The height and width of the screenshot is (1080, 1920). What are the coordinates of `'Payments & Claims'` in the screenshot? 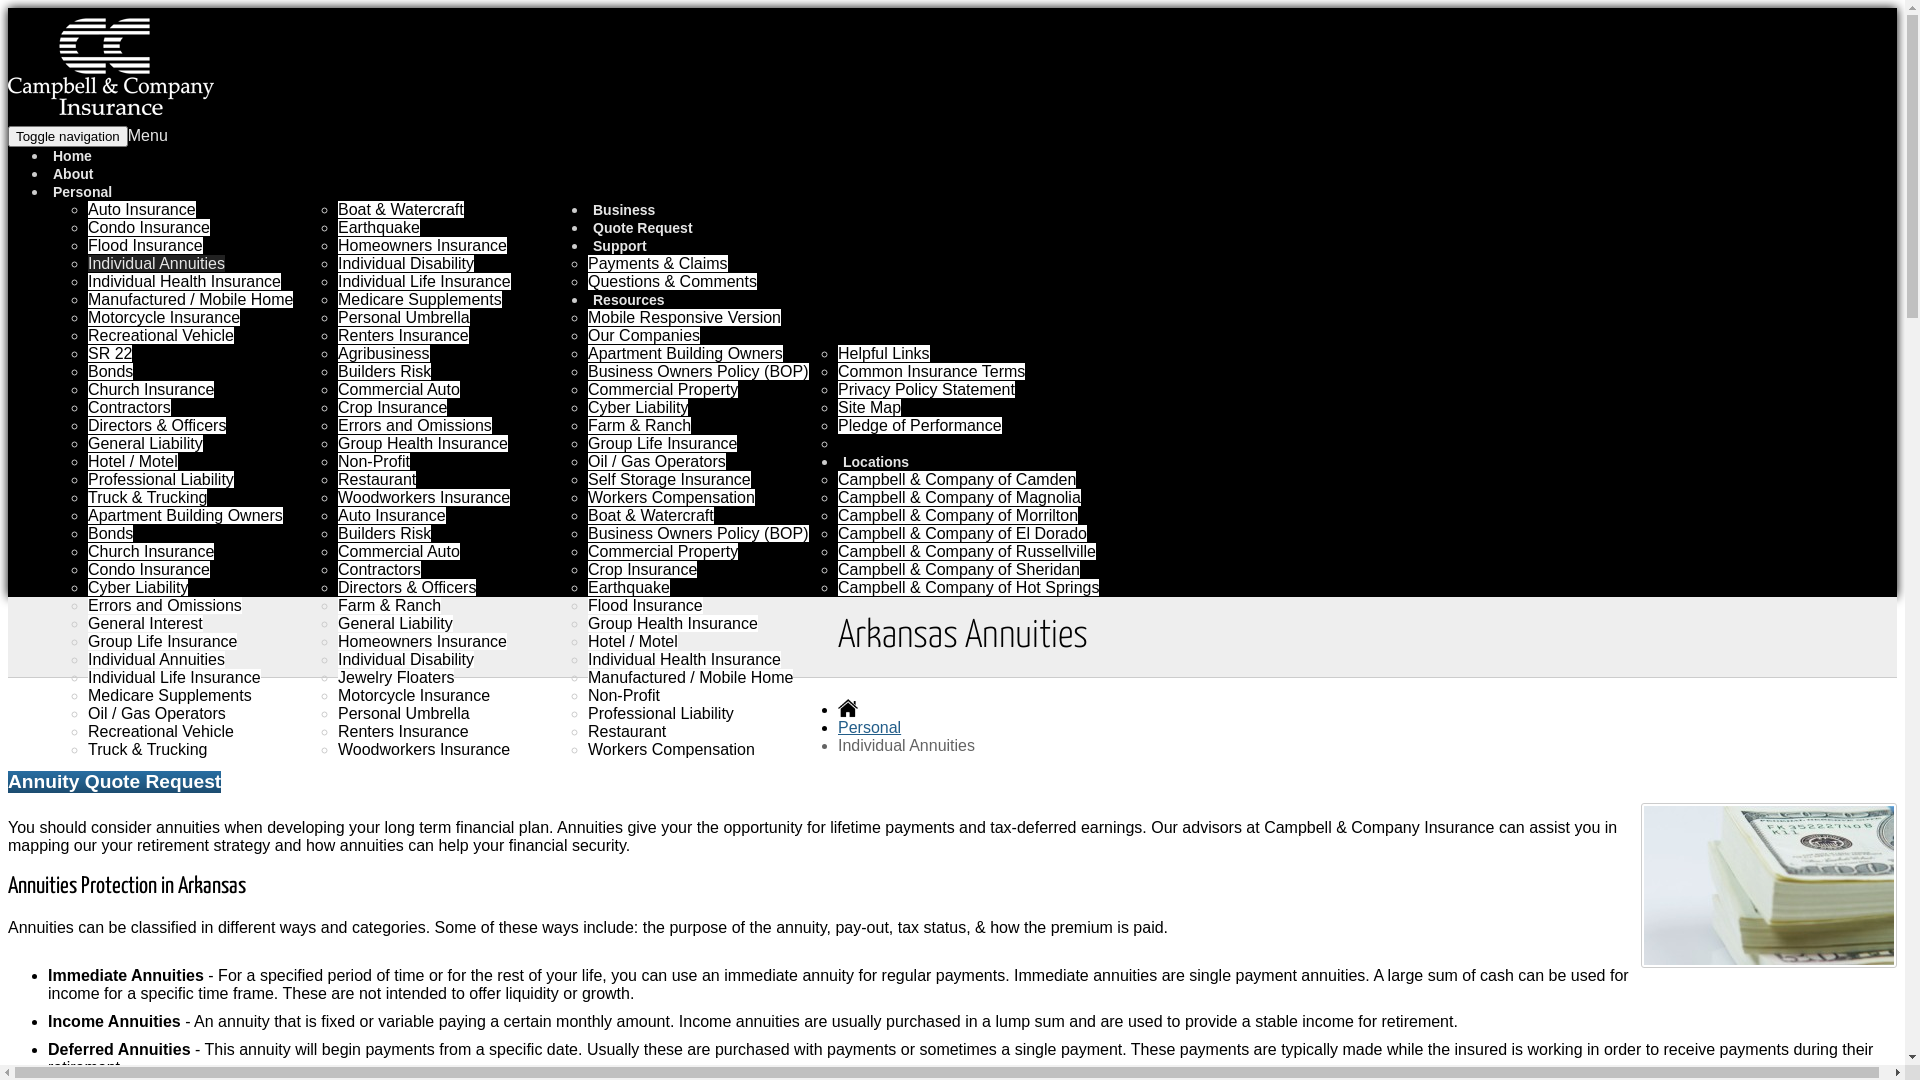 It's located at (657, 262).